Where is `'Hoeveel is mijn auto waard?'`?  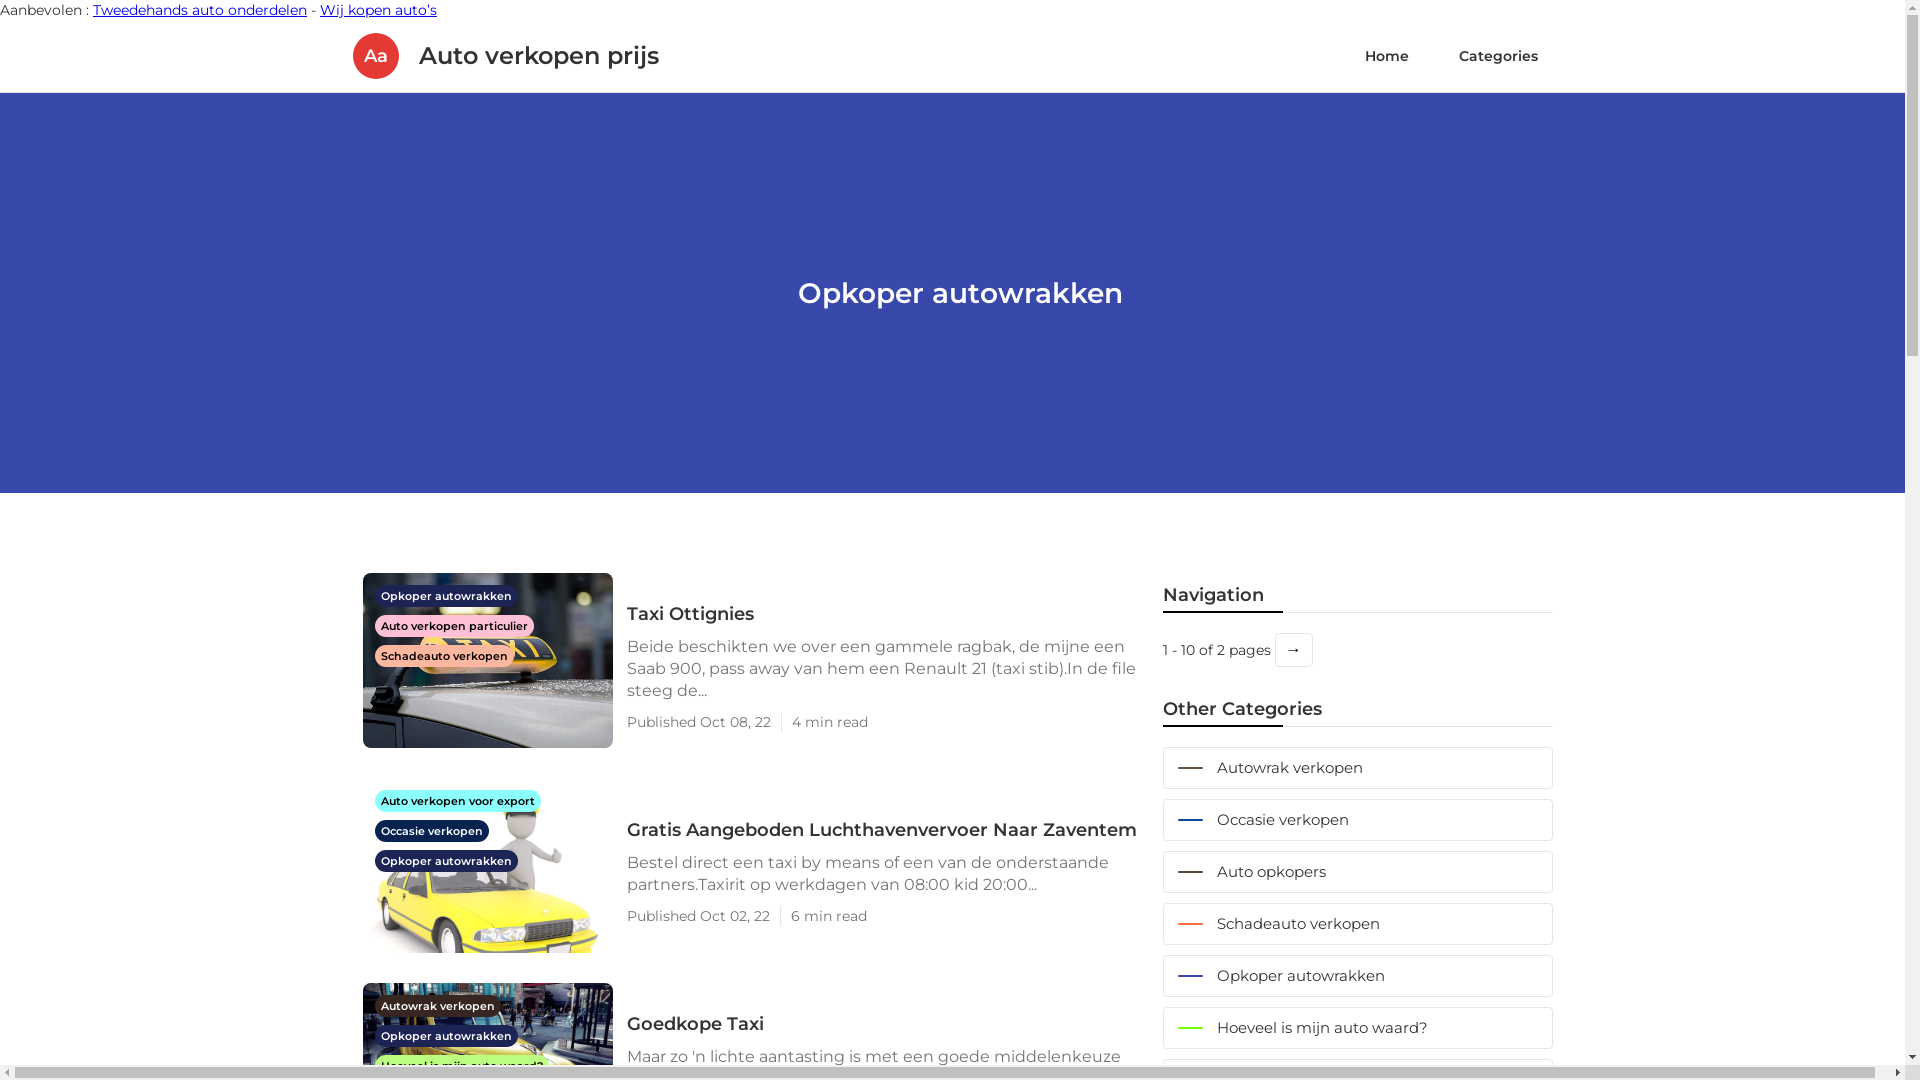 'Hoeveel is mijn auto waard?' is located at coordinates (1357, 1028).